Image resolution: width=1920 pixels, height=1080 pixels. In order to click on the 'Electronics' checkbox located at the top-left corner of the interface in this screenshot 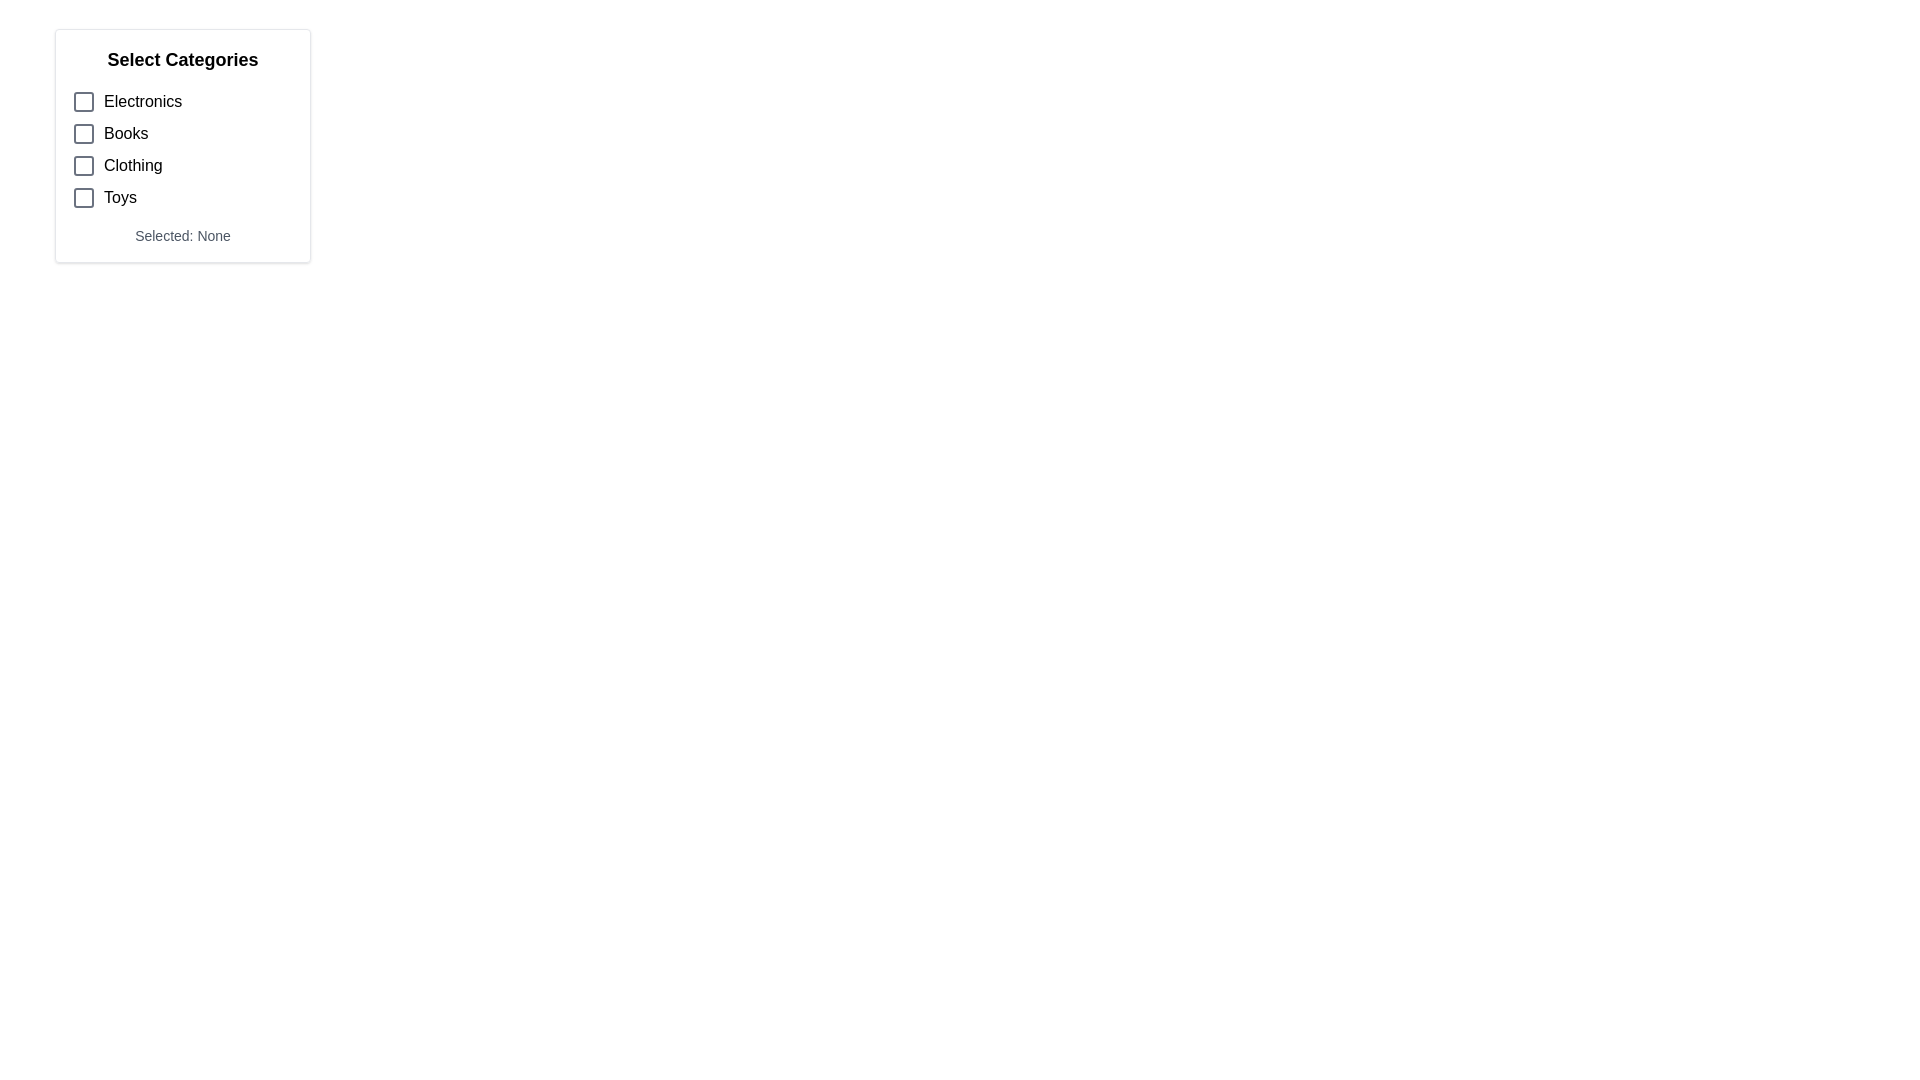, I will do `click(182, 101)`.